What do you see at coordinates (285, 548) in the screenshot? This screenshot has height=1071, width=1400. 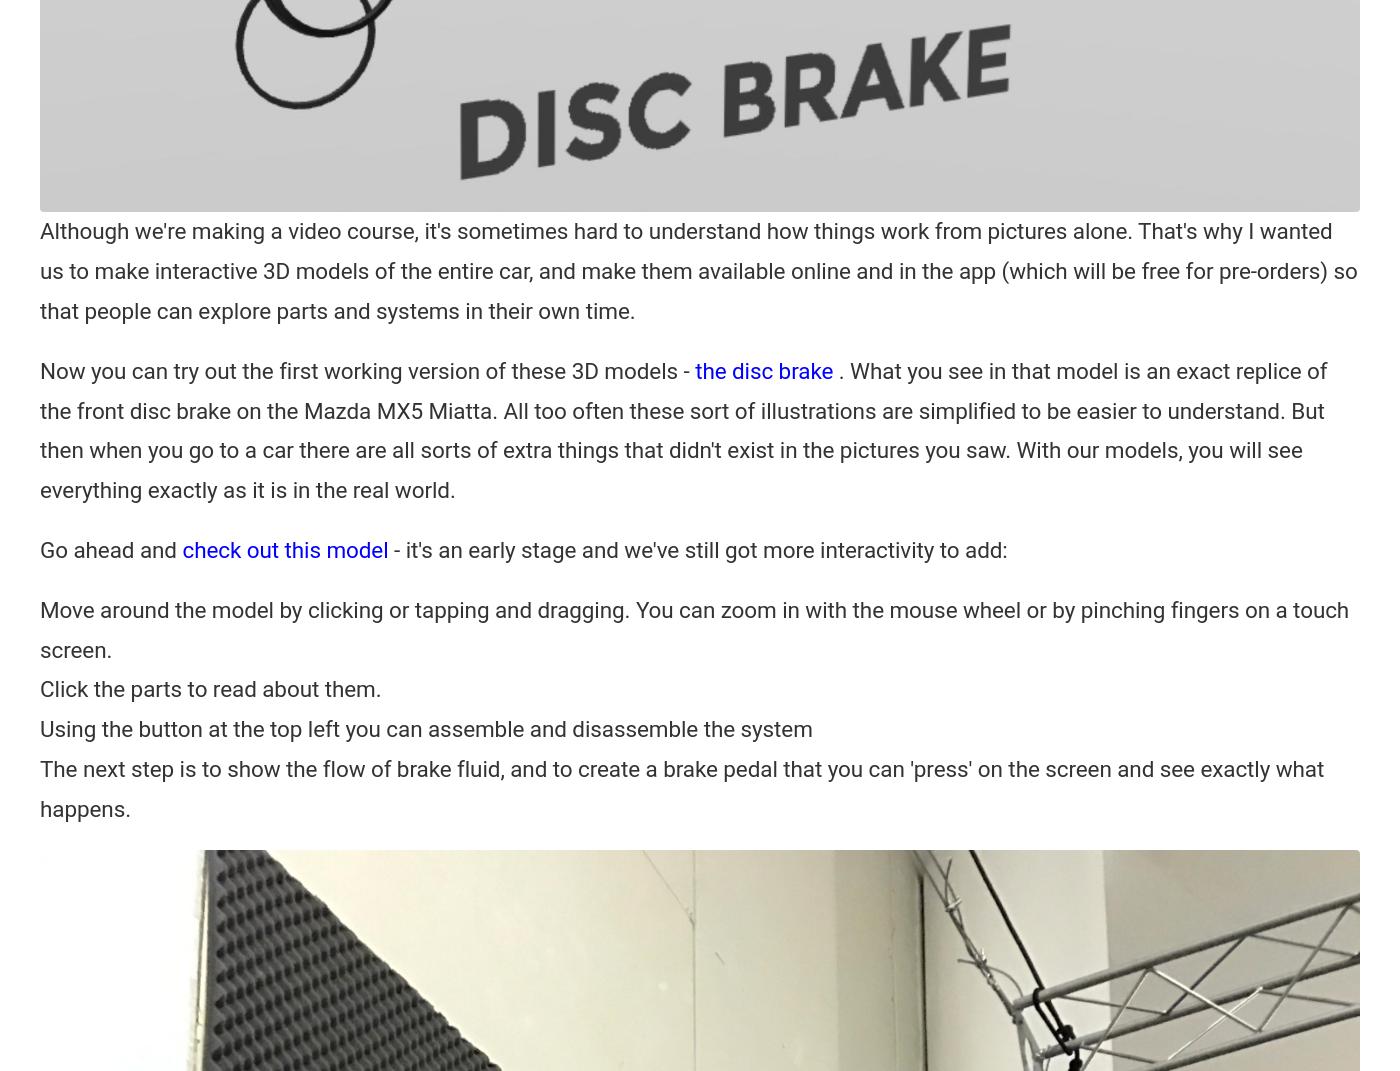 I see `'check out this model'` at bounding box center [285, 548].